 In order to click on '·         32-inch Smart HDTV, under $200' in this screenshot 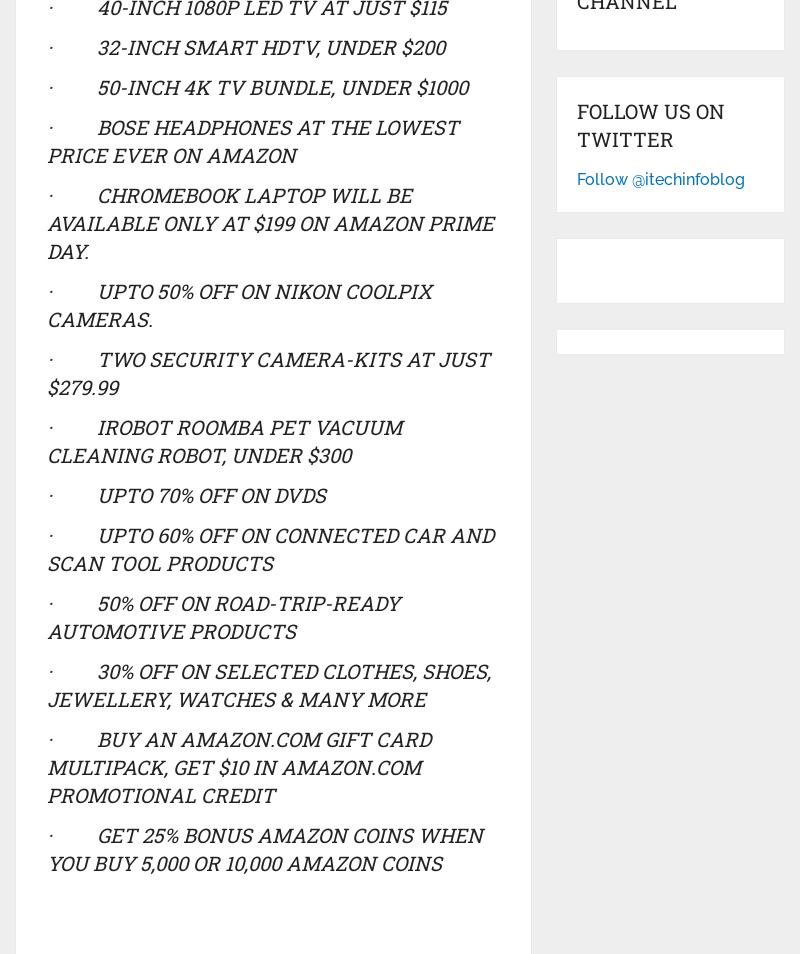, I will do `click(45, 44)`.